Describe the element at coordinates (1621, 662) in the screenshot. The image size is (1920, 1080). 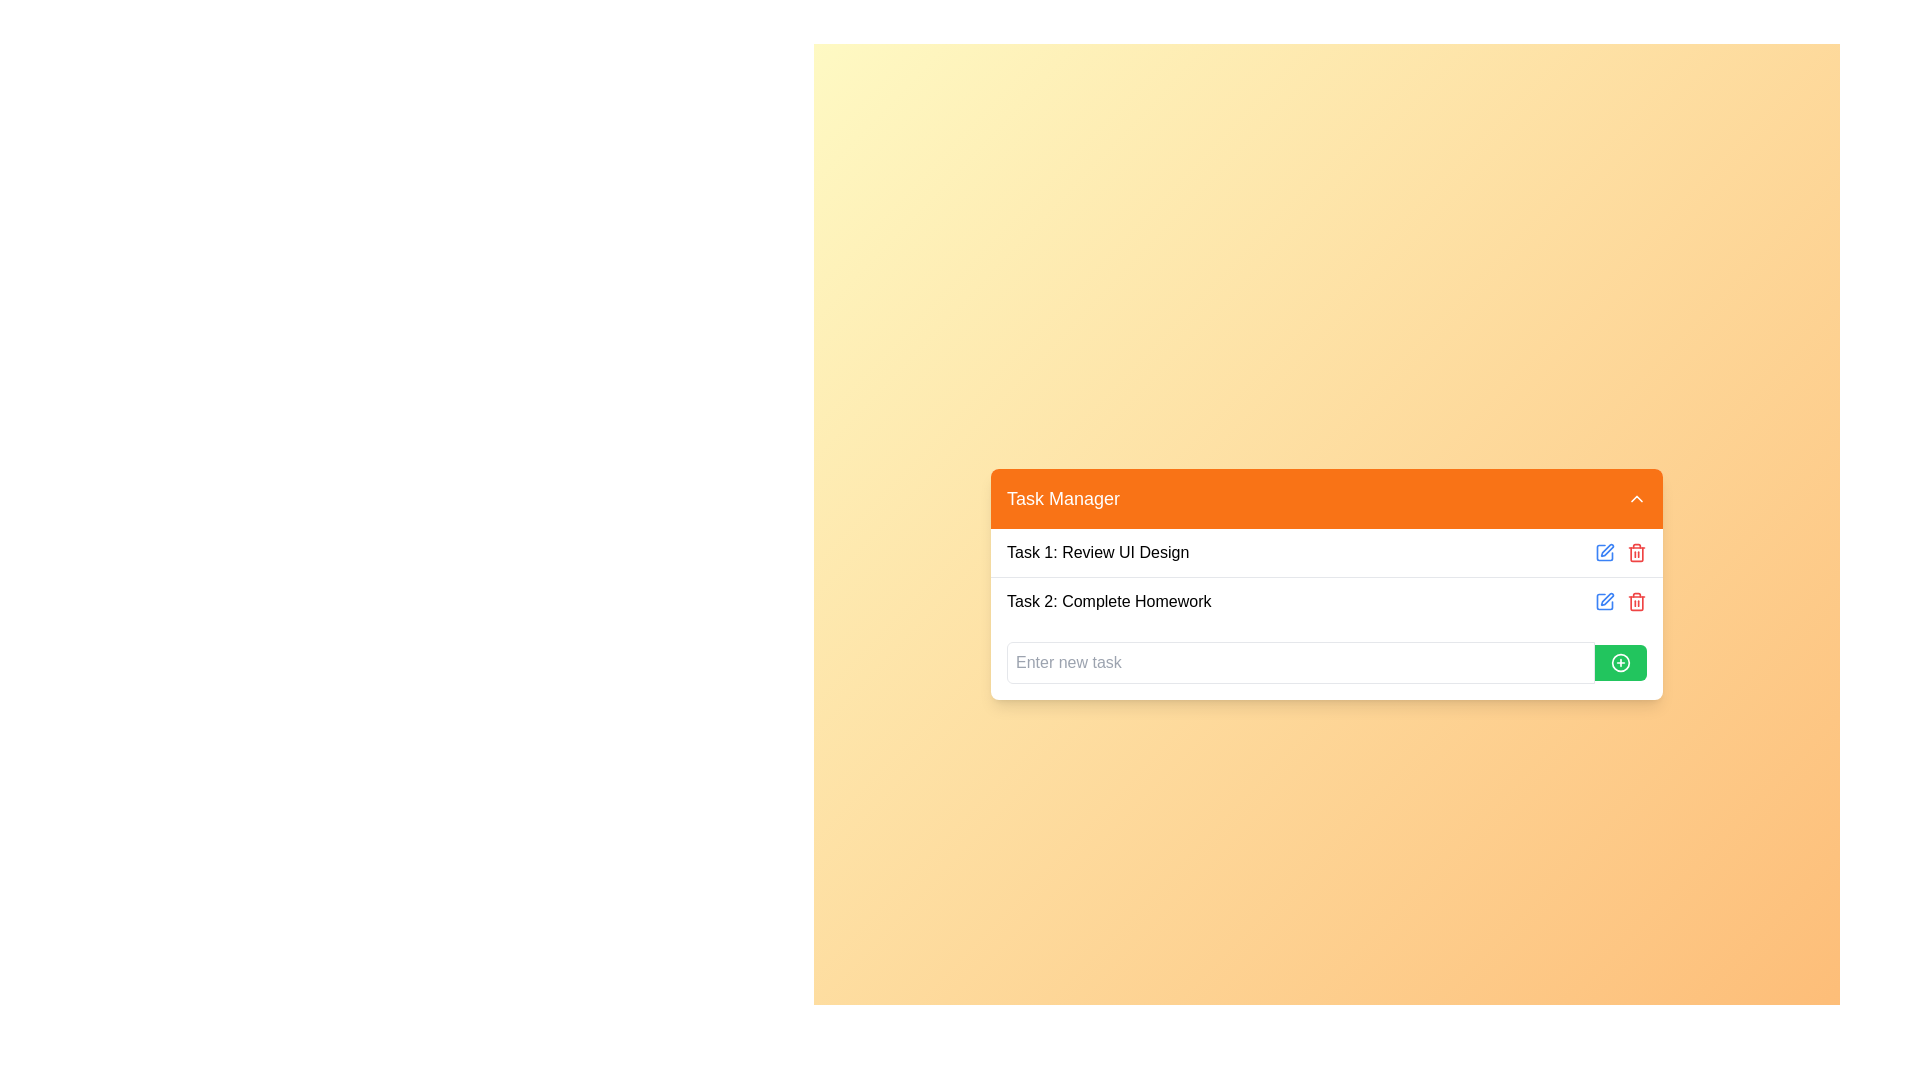
I see `the green rectangular button with a white plus symbol in the bottom-right corner` at that location.